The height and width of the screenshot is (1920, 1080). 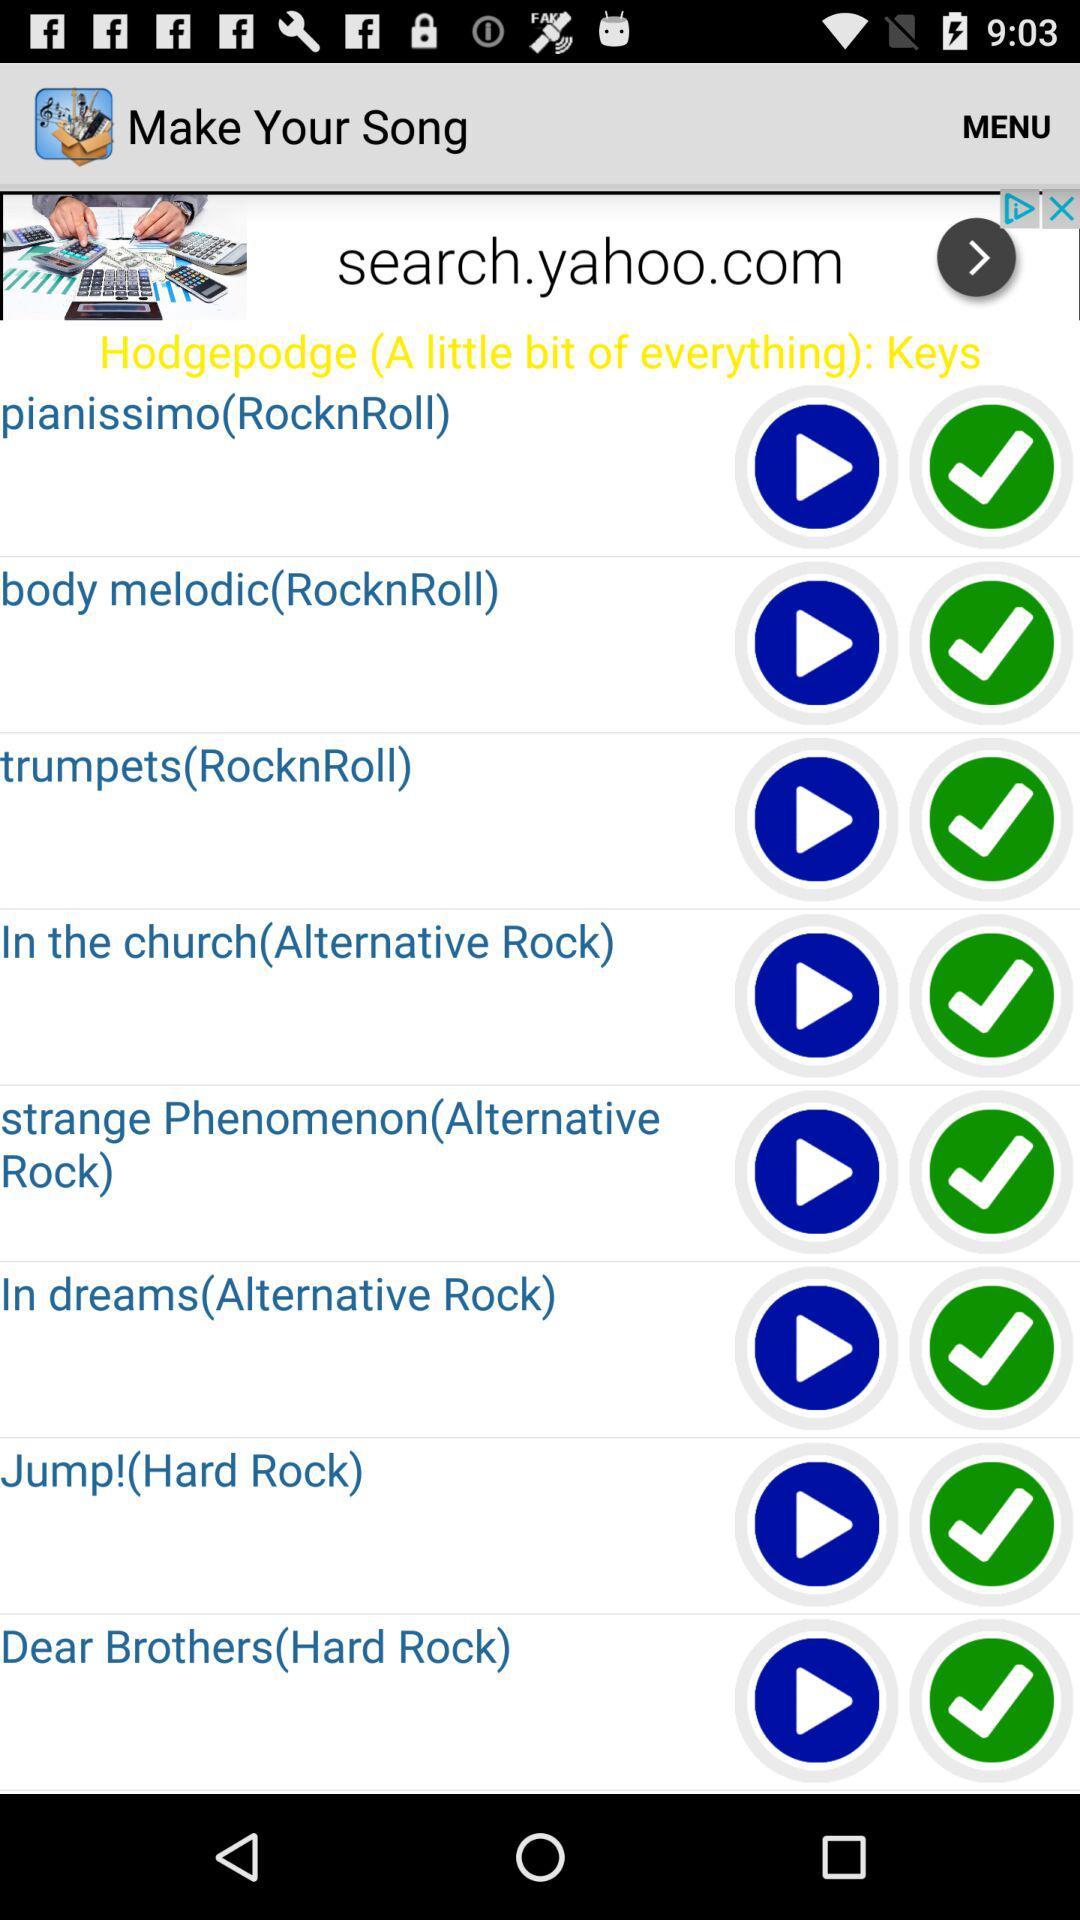 What do you see at coordinates (817, 467) in the screenshot?
I see `this song` at bounding box center [817, 467].